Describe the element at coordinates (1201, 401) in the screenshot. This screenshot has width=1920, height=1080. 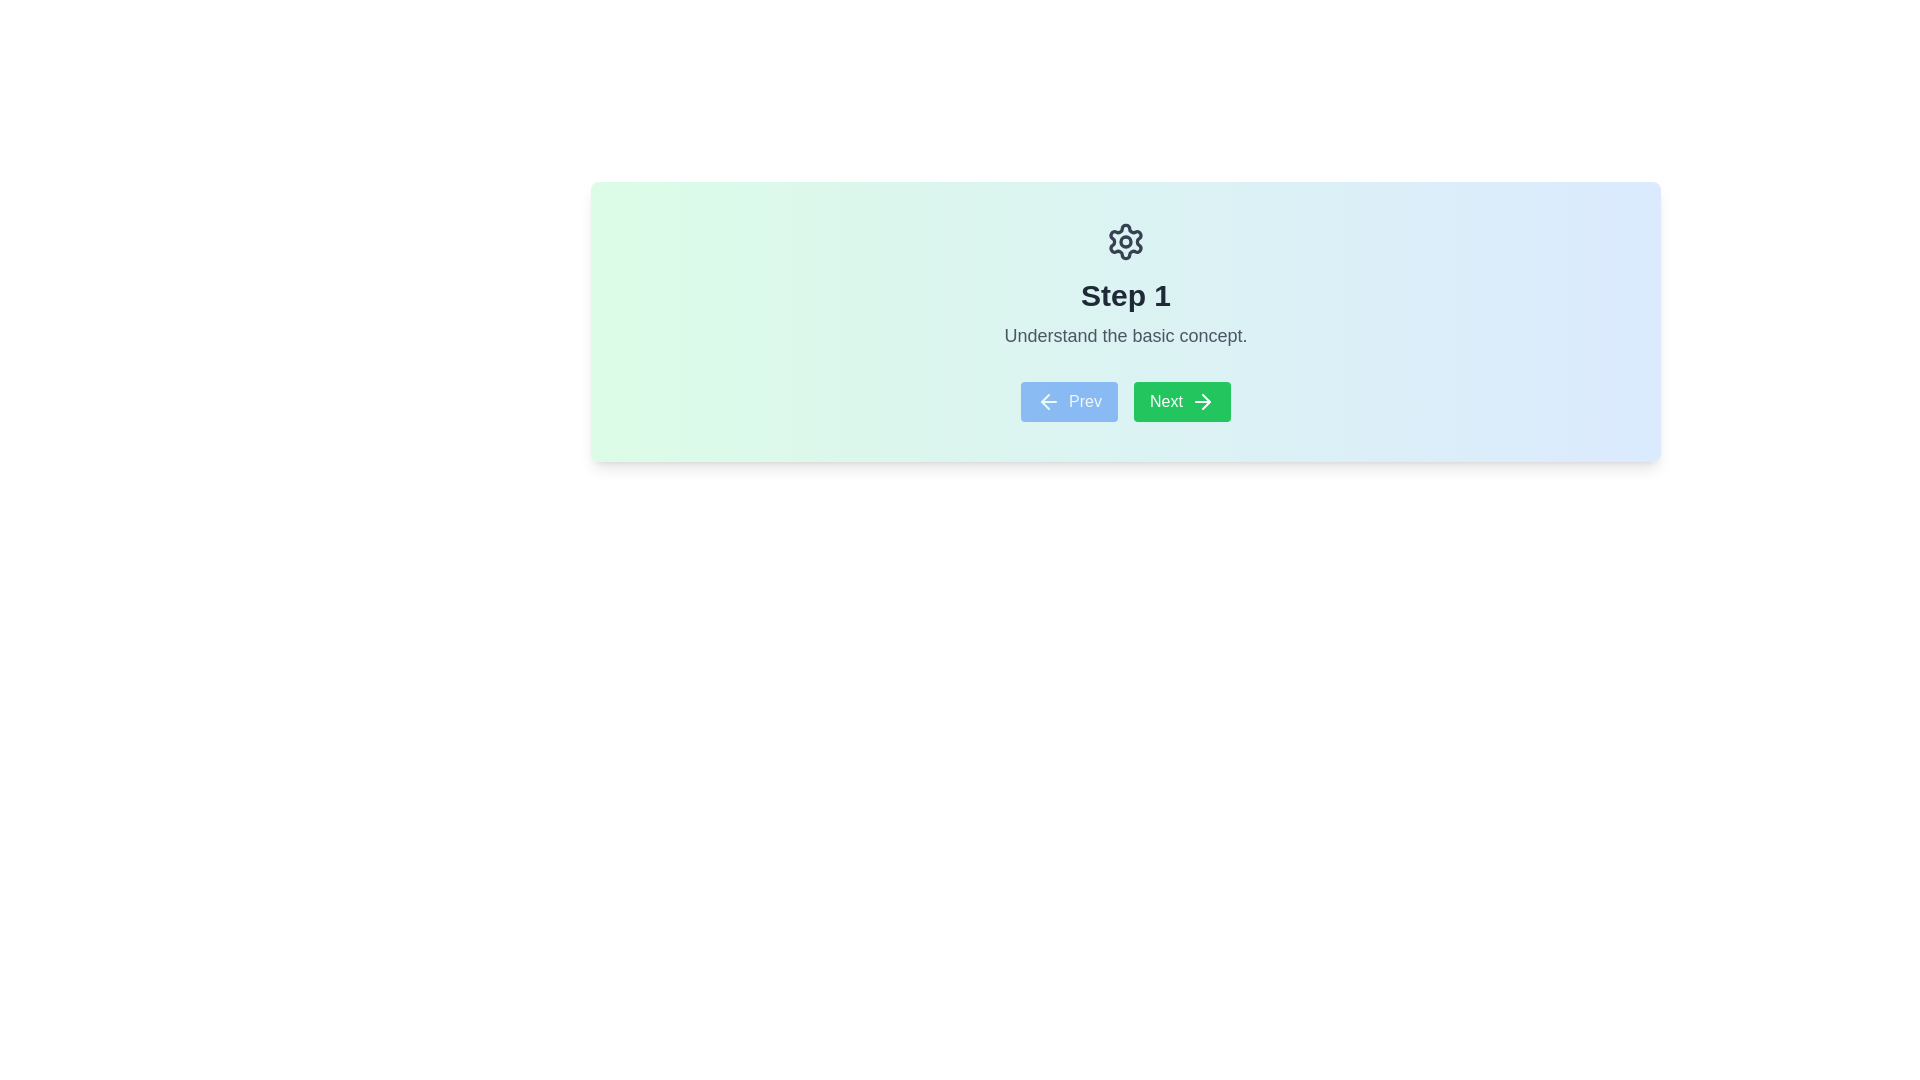
I see `the right-facing arrow icon rendered in a green circular button next to the text 'Next'` at that location.